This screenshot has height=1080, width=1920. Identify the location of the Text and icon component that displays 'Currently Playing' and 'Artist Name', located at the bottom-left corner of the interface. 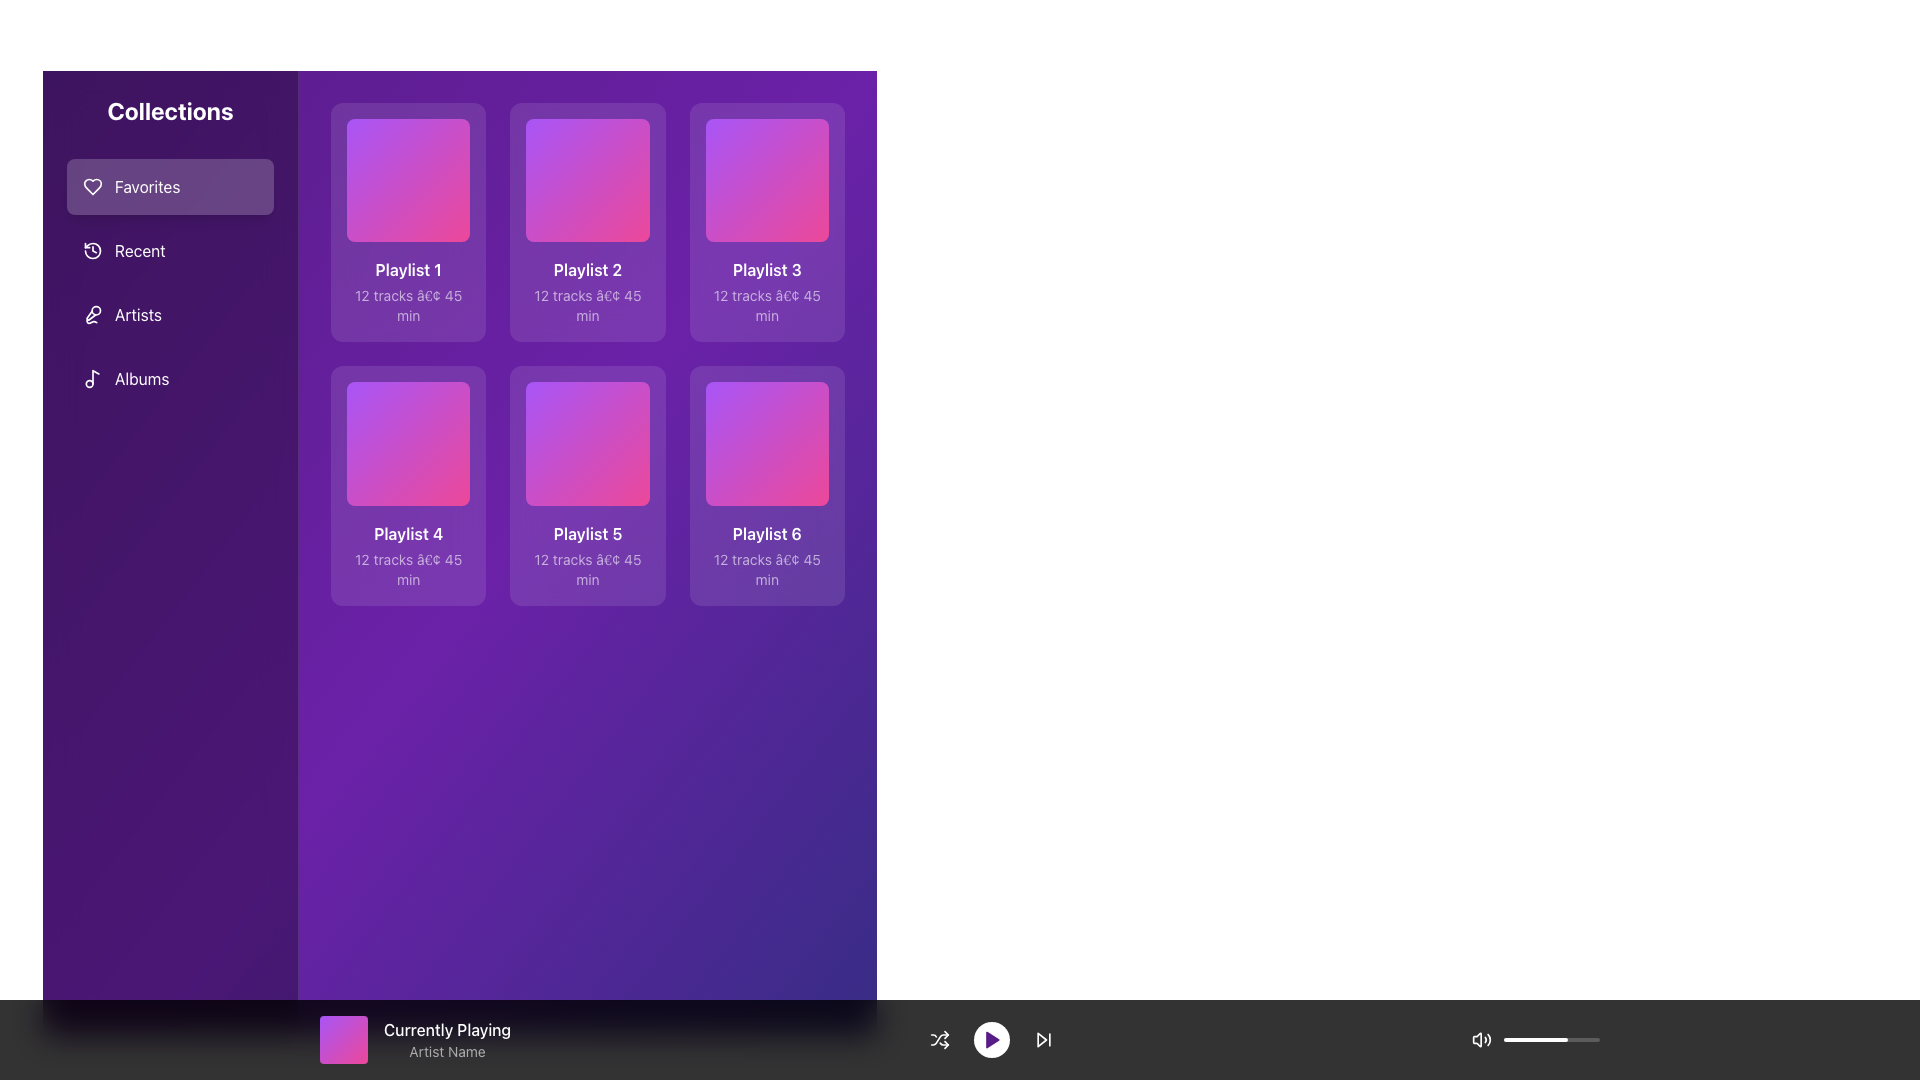
(414, 1039).